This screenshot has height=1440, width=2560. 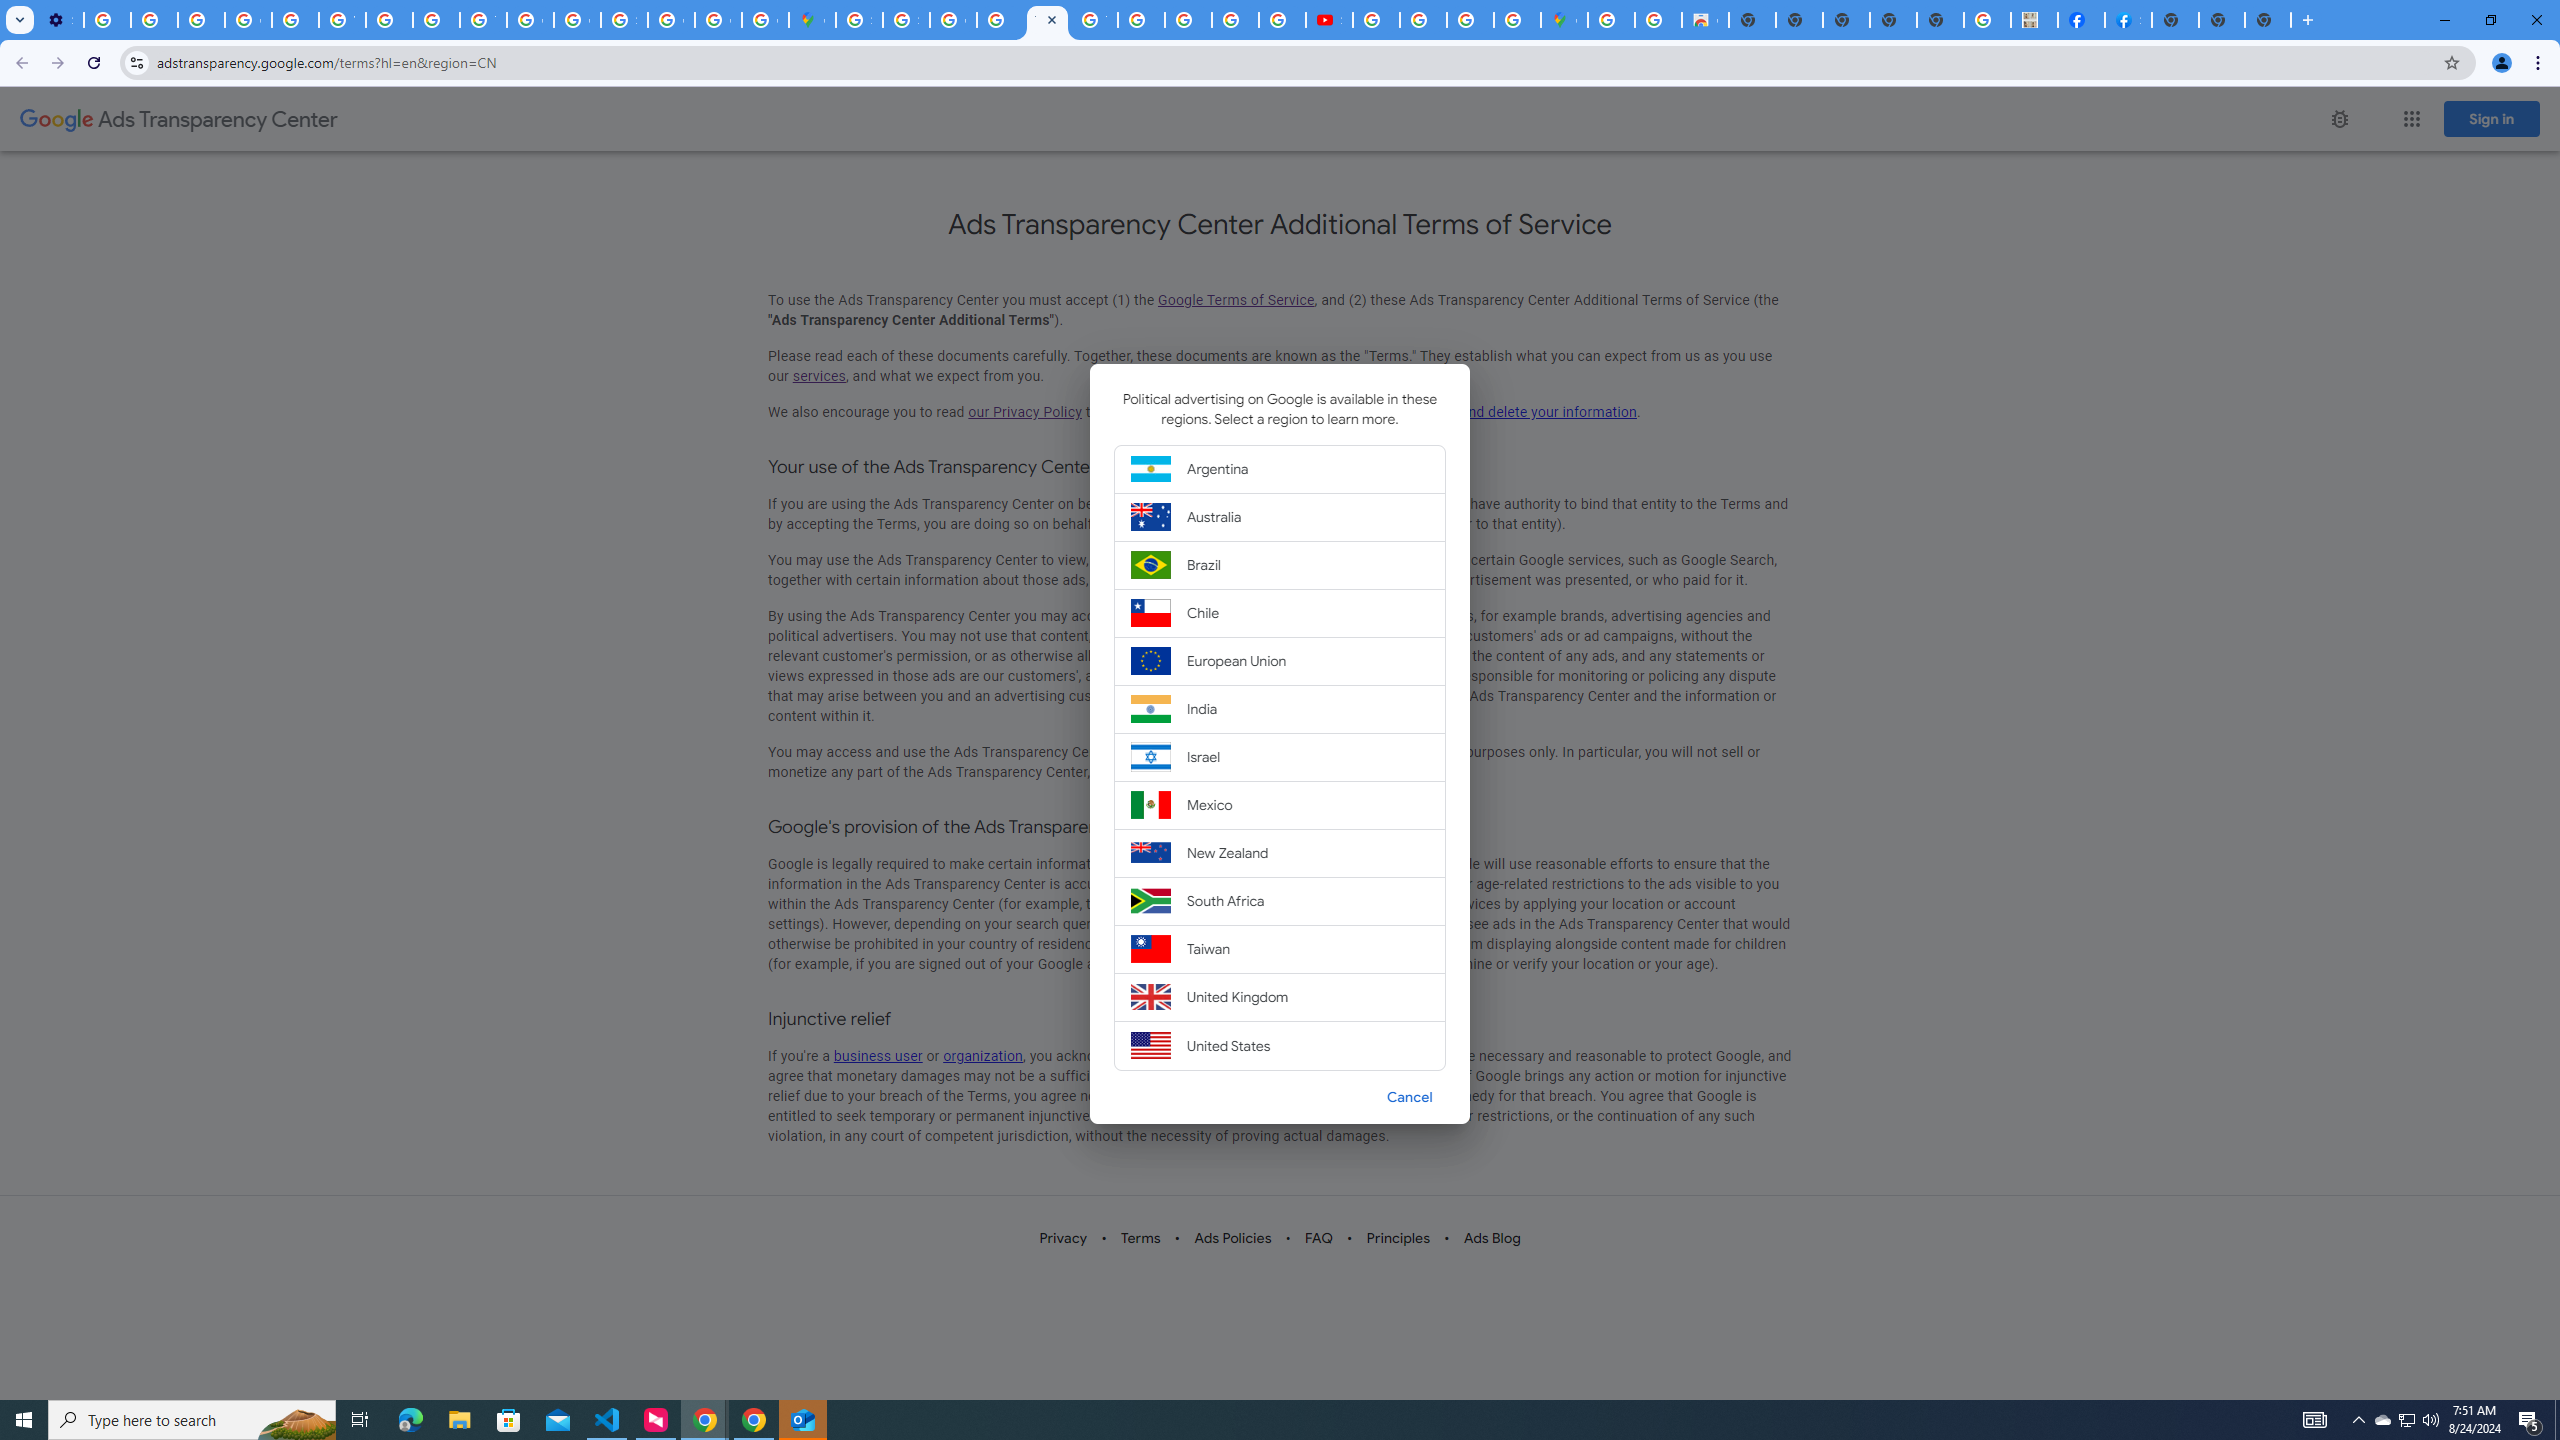 What do you see at coordinates (436, 19) in the screenshot?
I see `'Privacy Help Center - Policies Help'` at bounding box center [436, 19].